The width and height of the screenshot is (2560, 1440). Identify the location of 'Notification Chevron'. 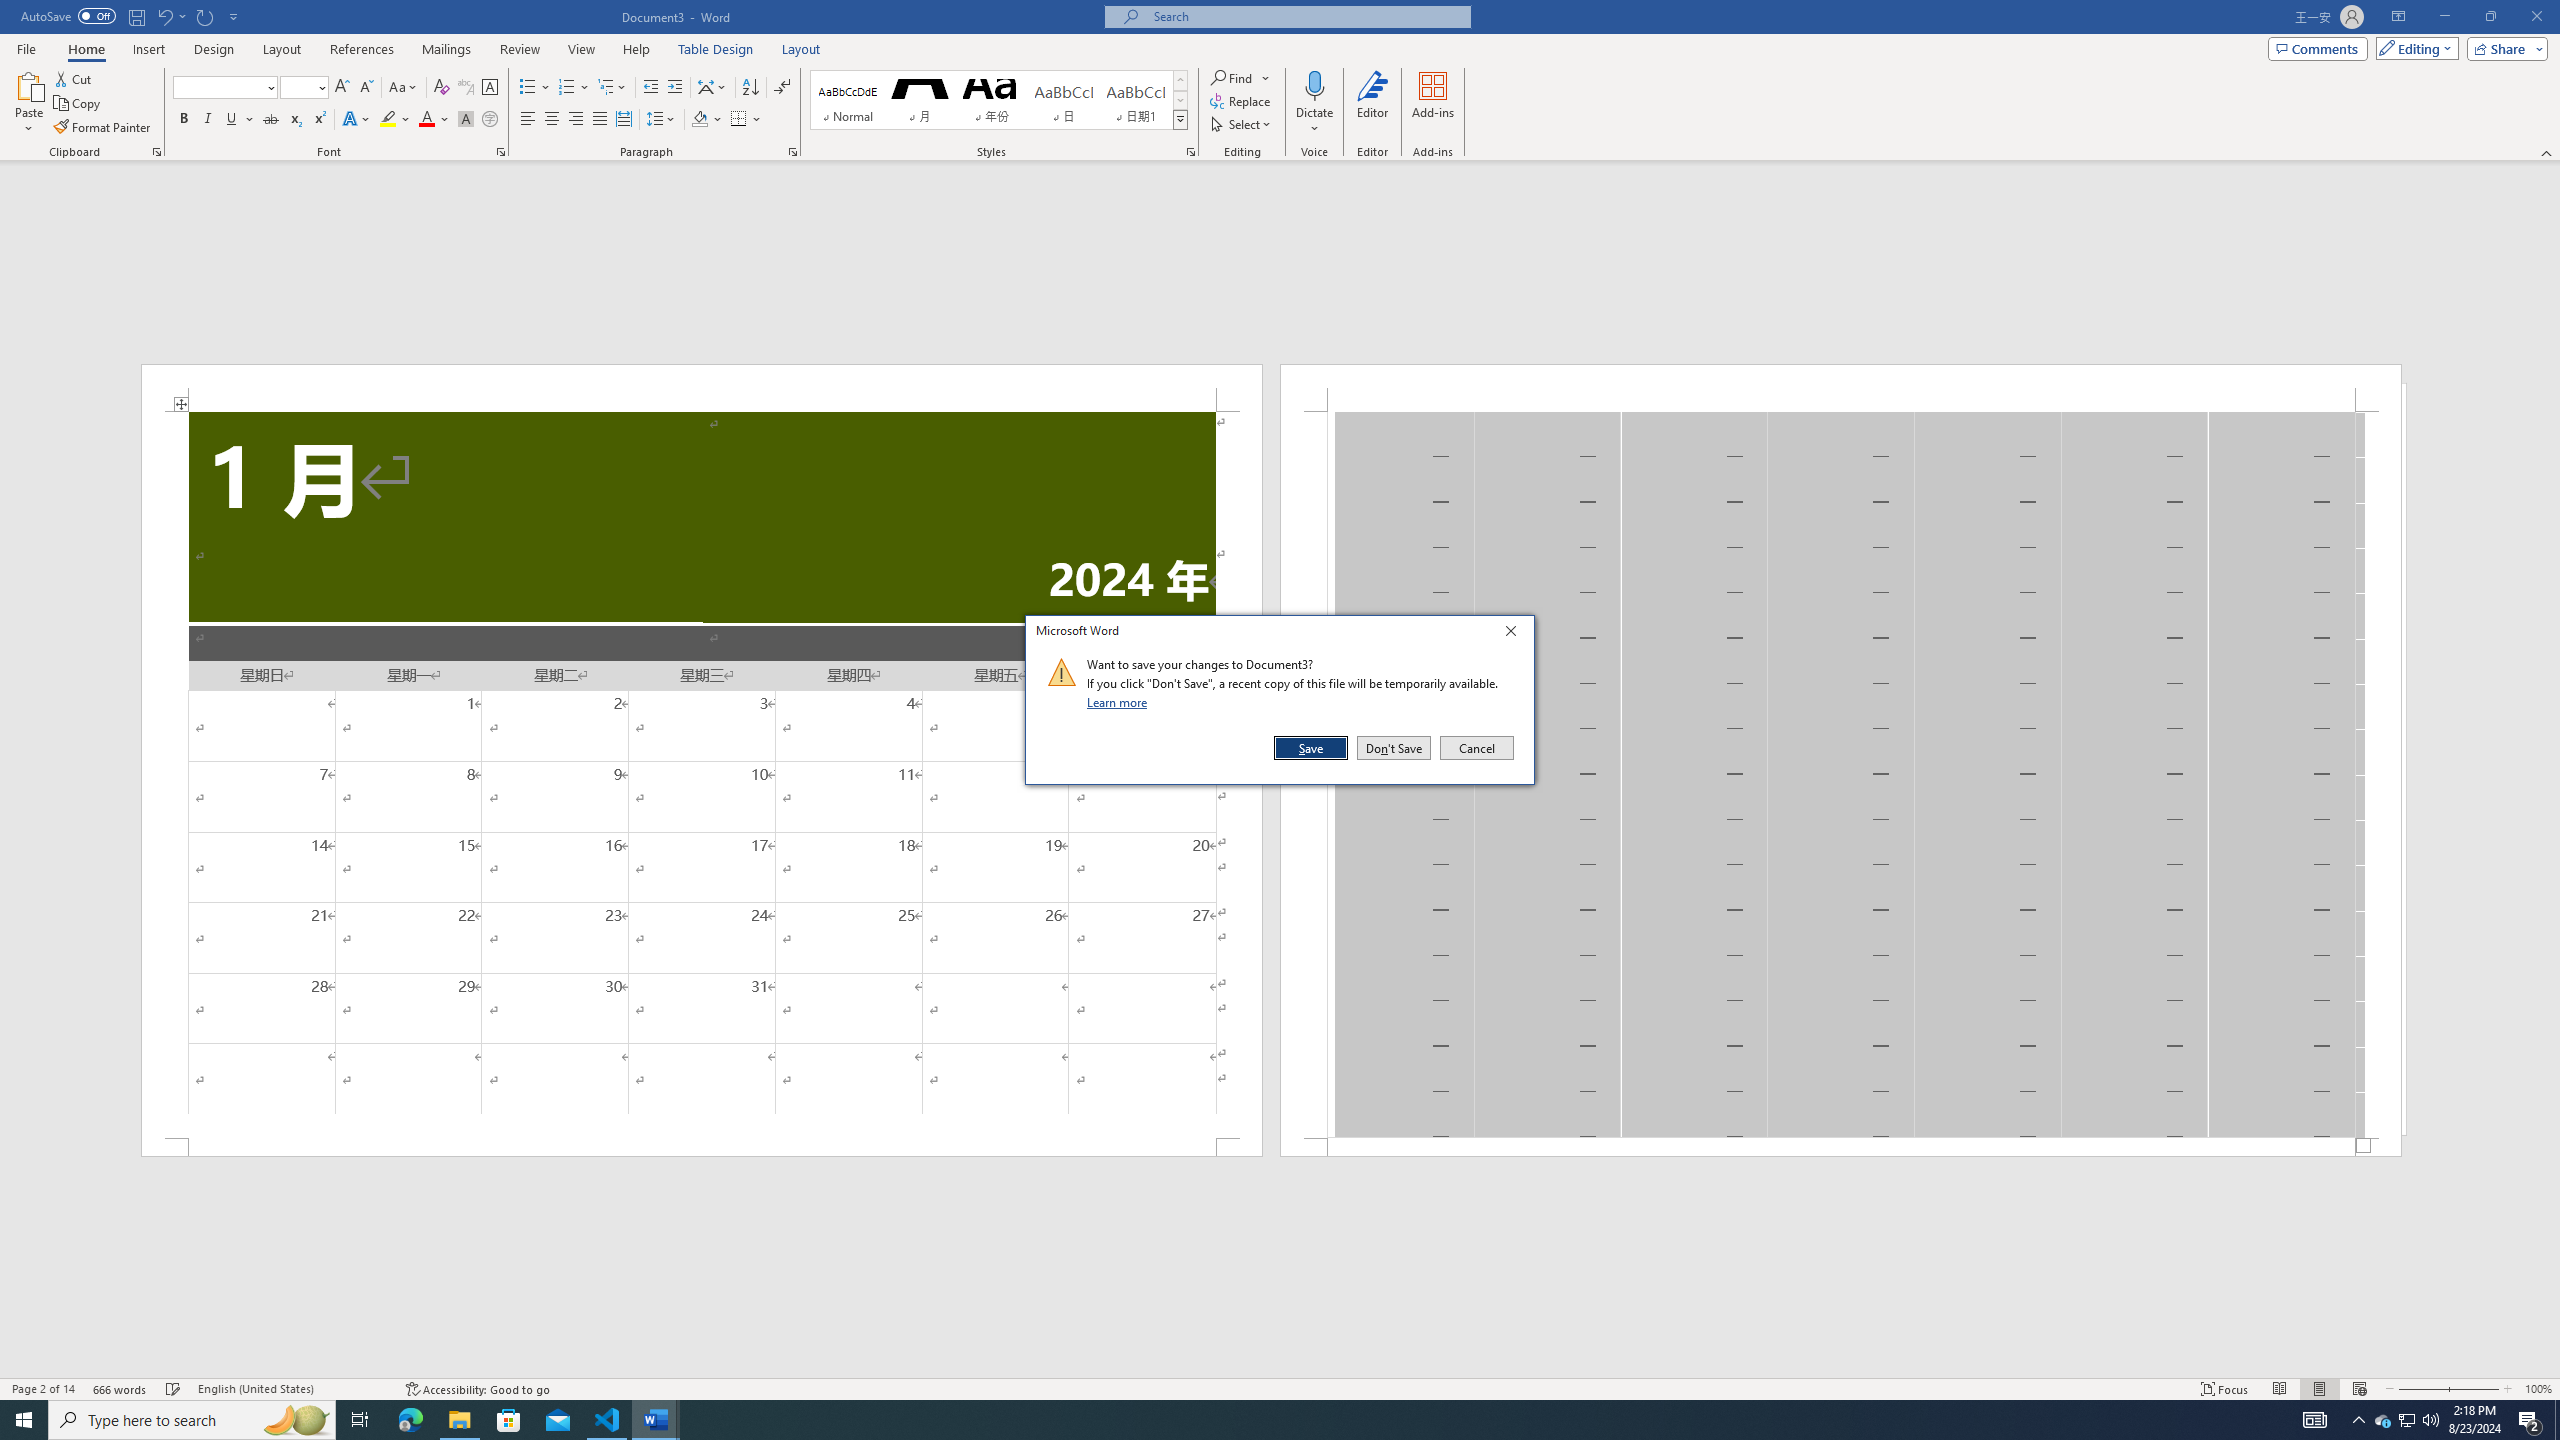
(2359, 1418).